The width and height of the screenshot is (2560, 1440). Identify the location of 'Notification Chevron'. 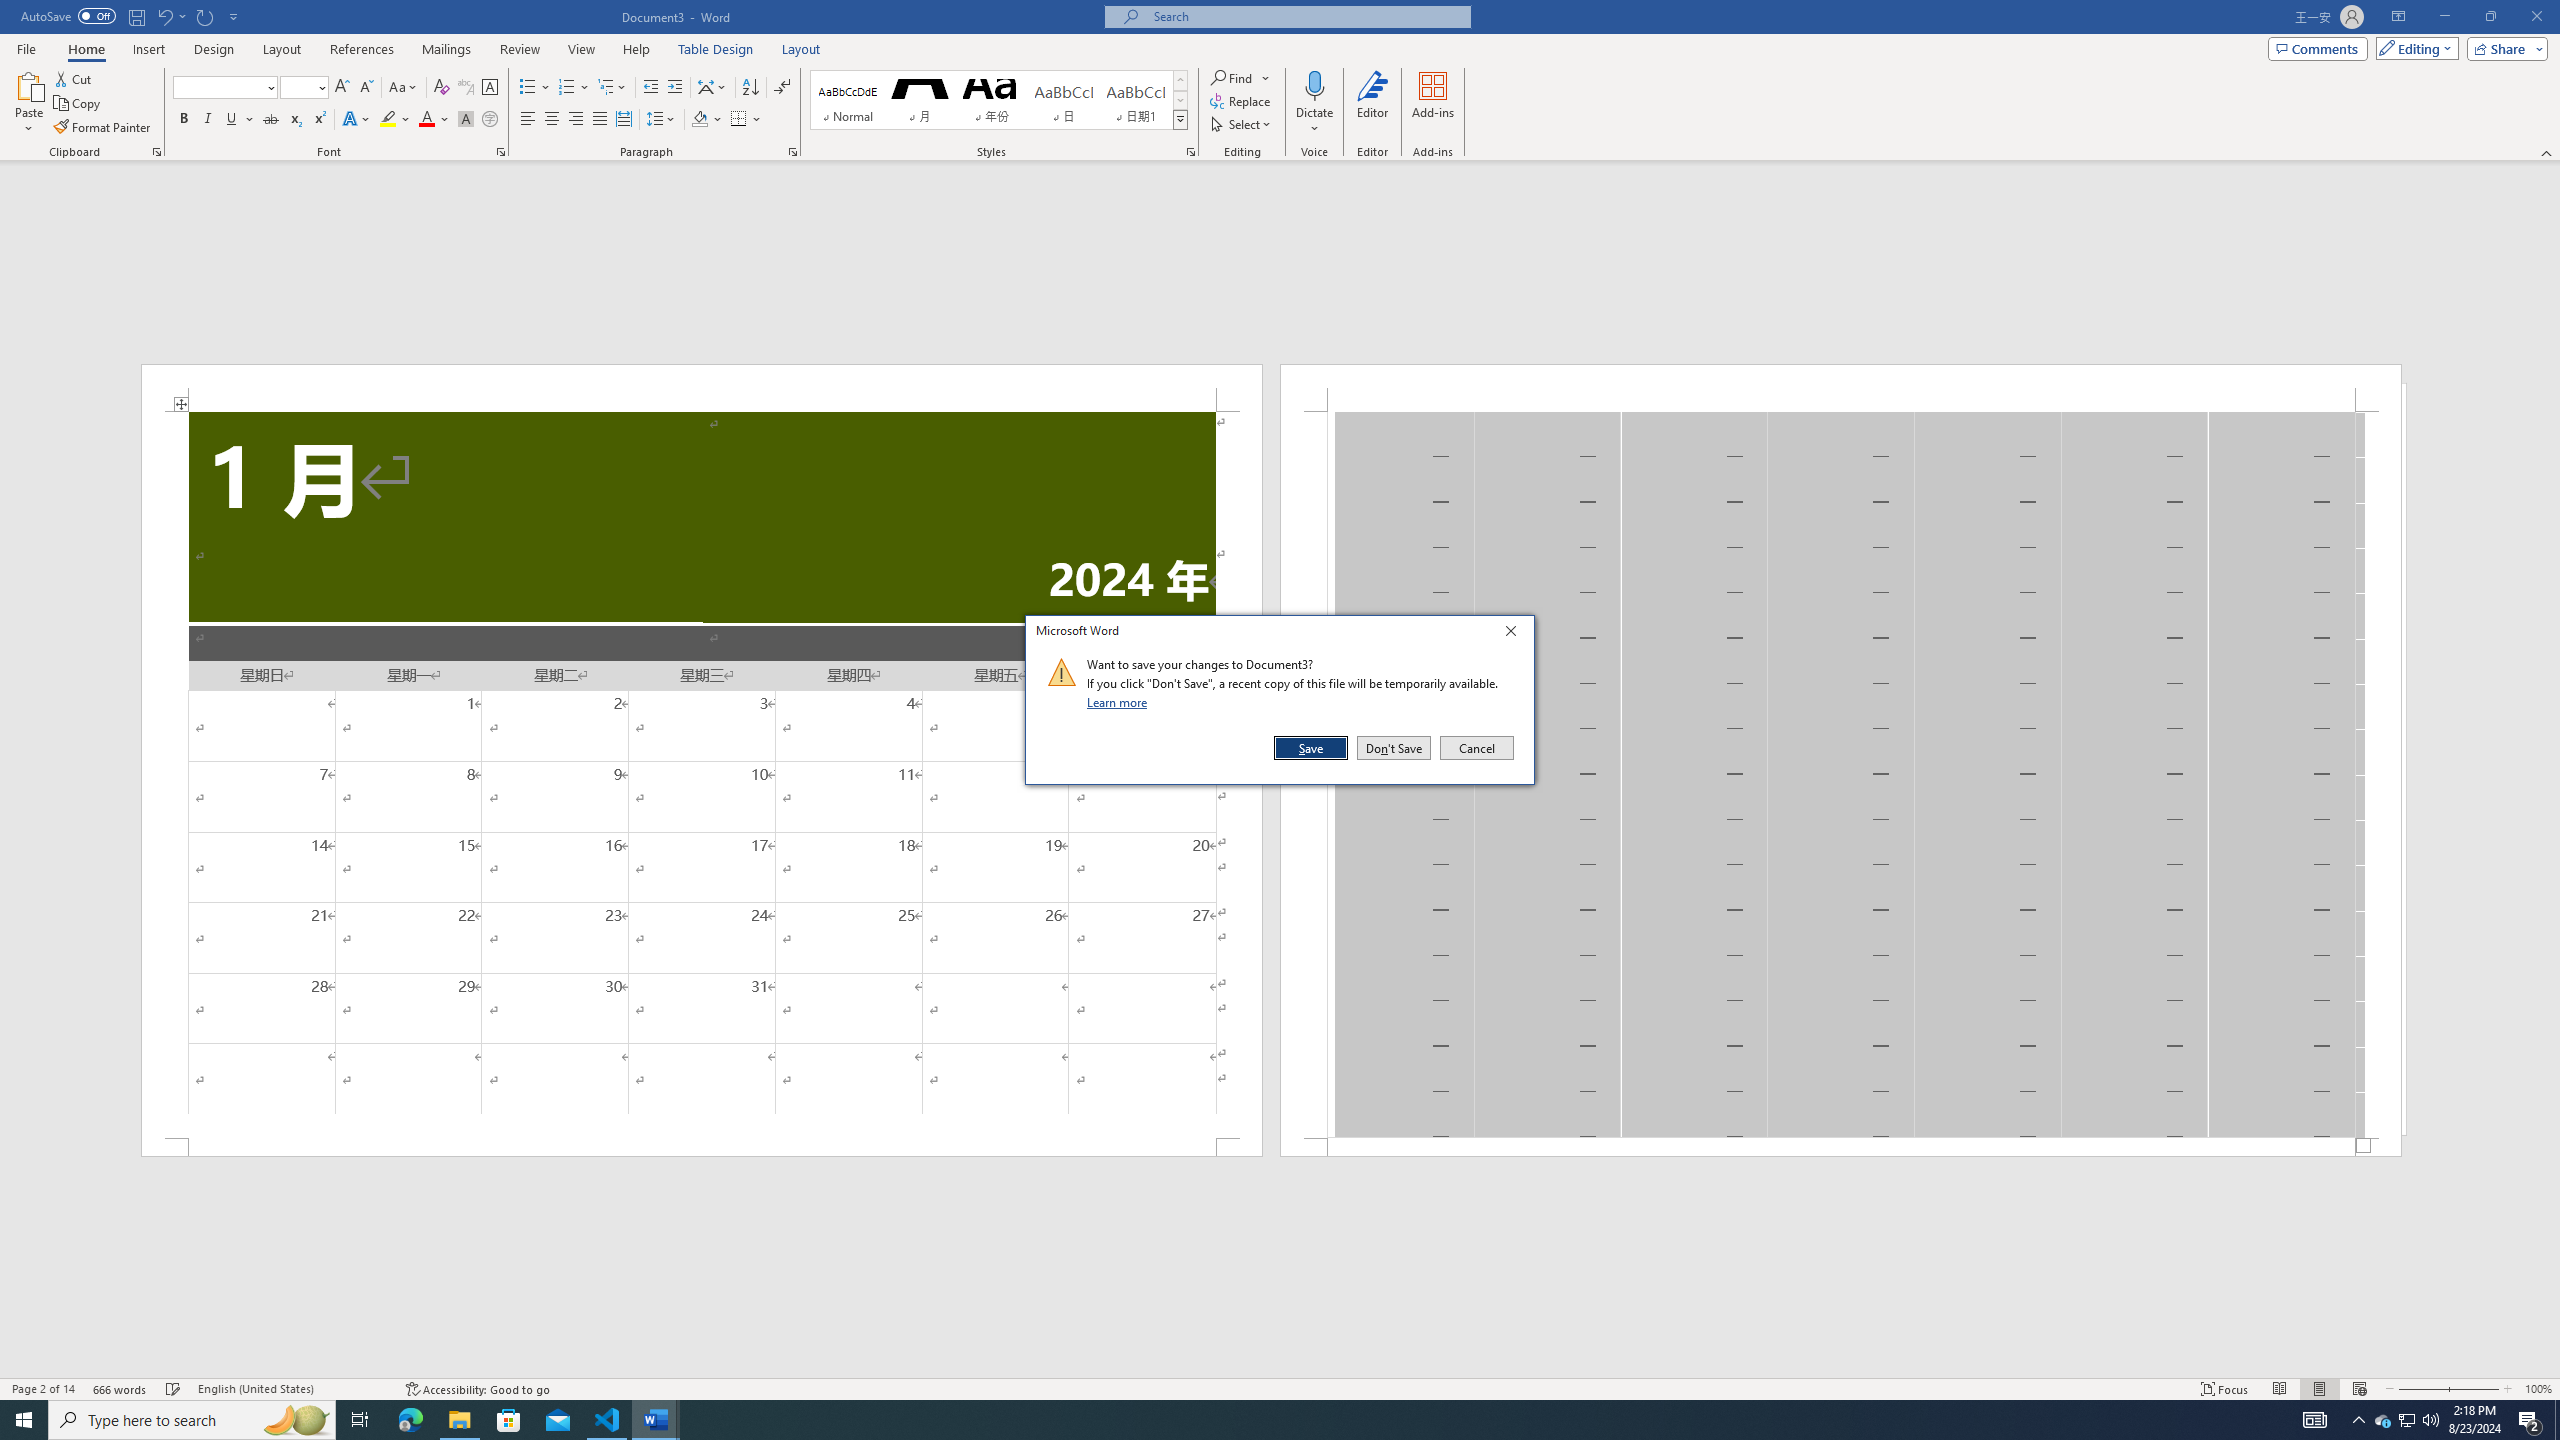
(2359, 1418).